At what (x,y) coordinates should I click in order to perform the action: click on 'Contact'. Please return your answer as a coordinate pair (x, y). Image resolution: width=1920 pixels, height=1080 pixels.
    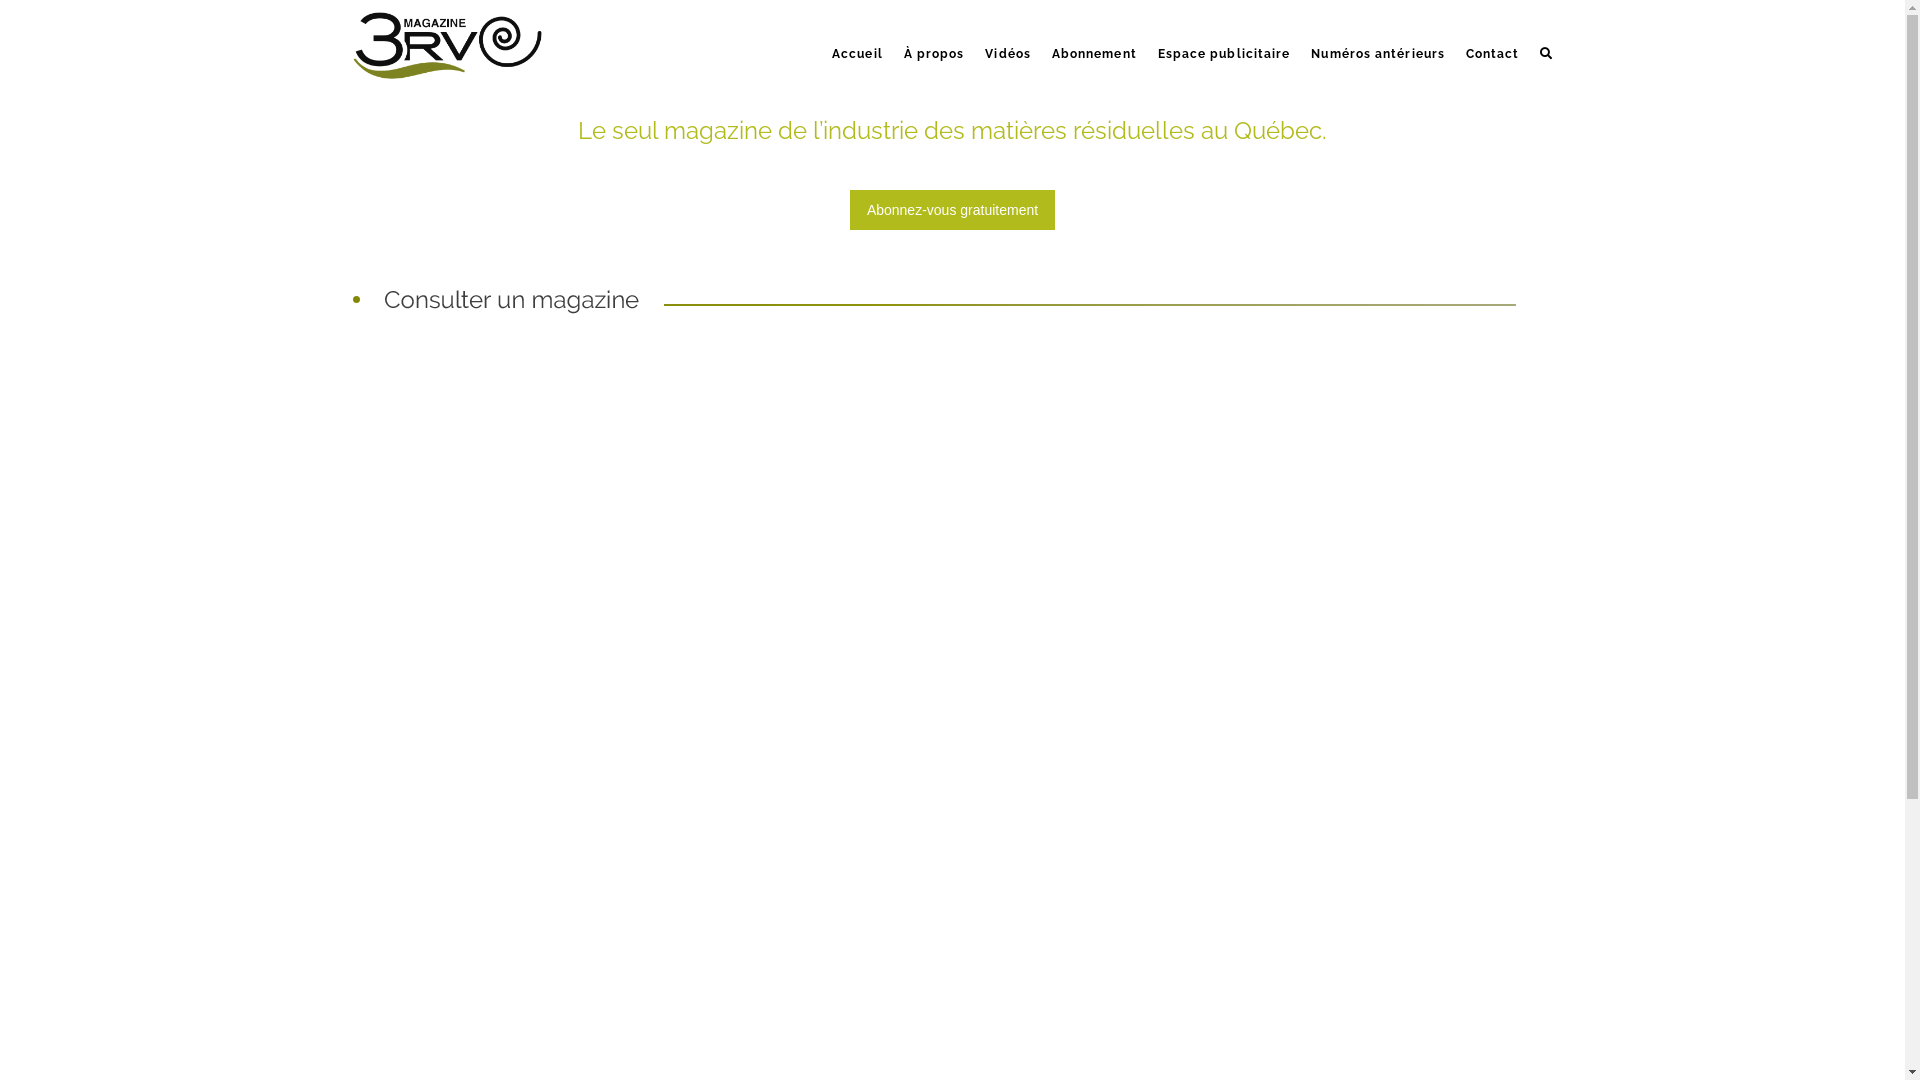
    Looking at the image, I should click on (1454, 34).